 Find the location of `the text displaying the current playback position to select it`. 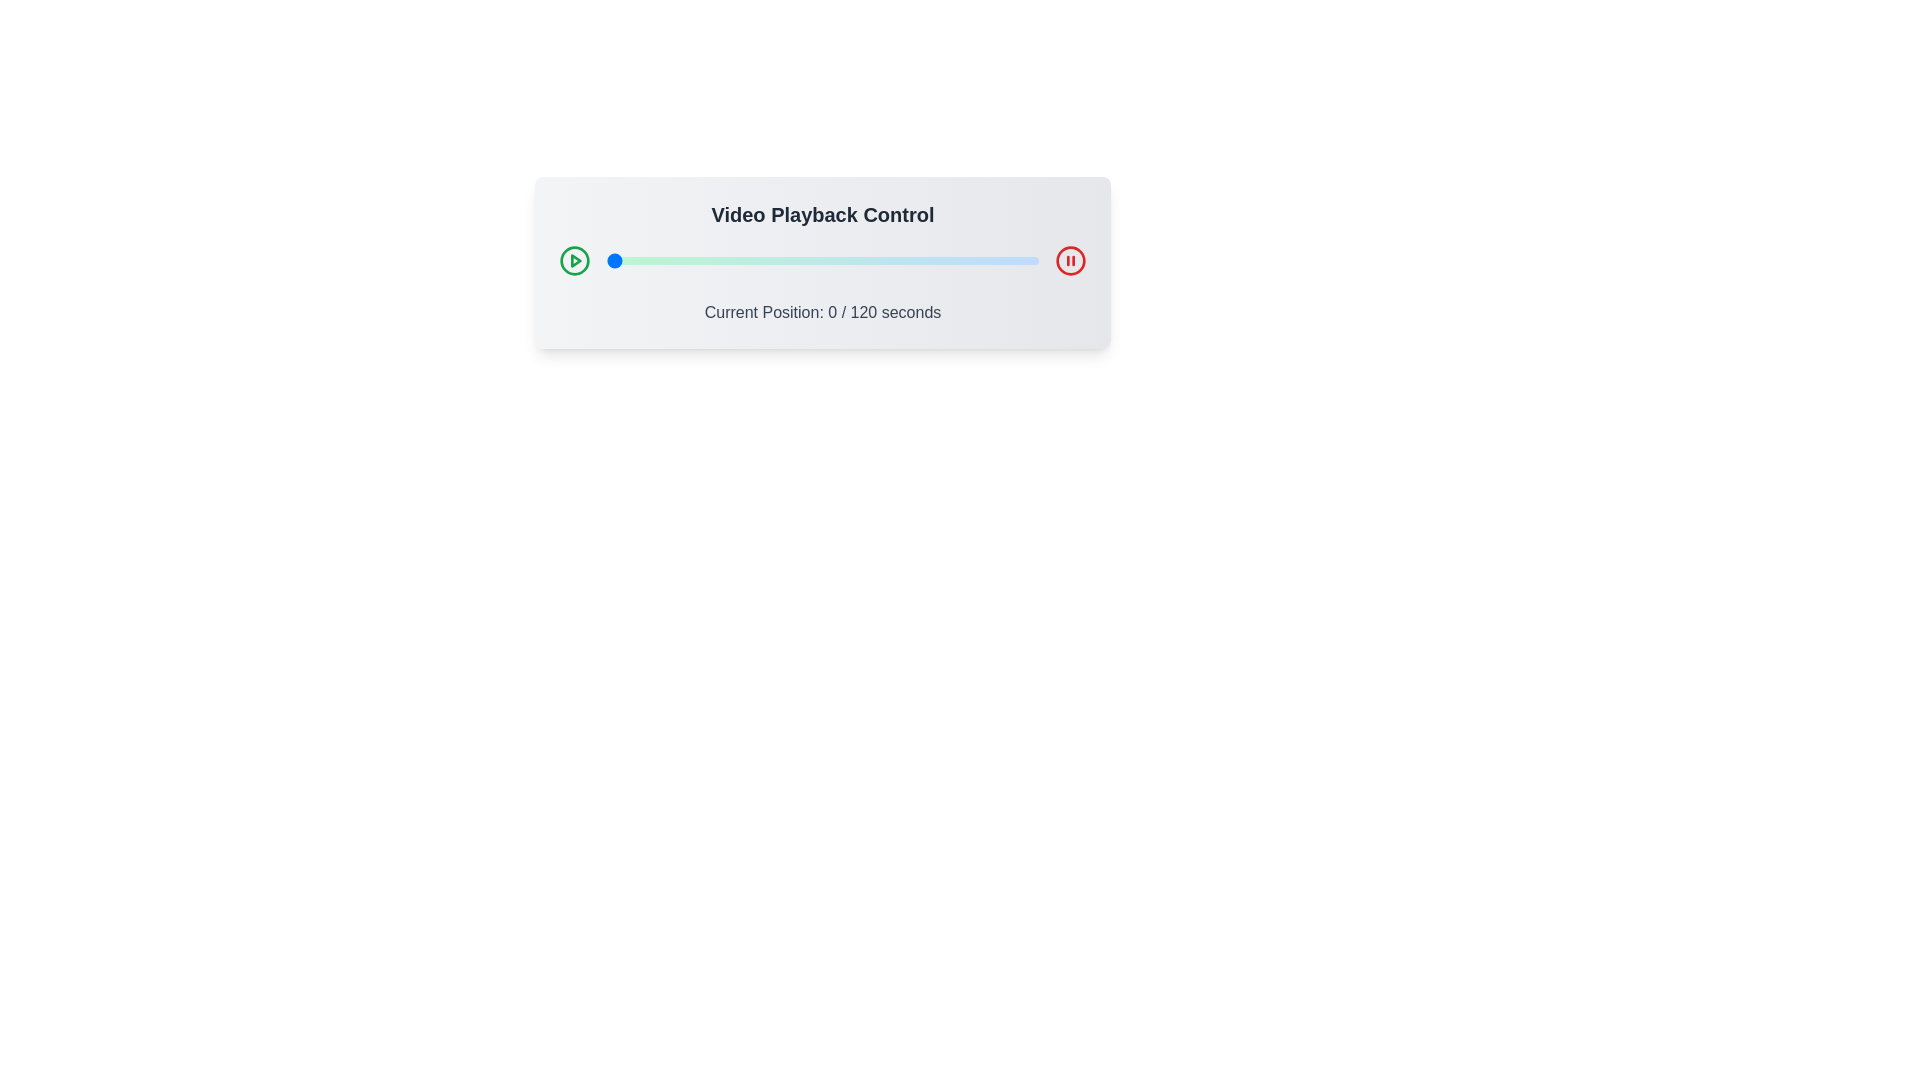

the text displaying the current playback position to select it is located at coordinates (822, 312).